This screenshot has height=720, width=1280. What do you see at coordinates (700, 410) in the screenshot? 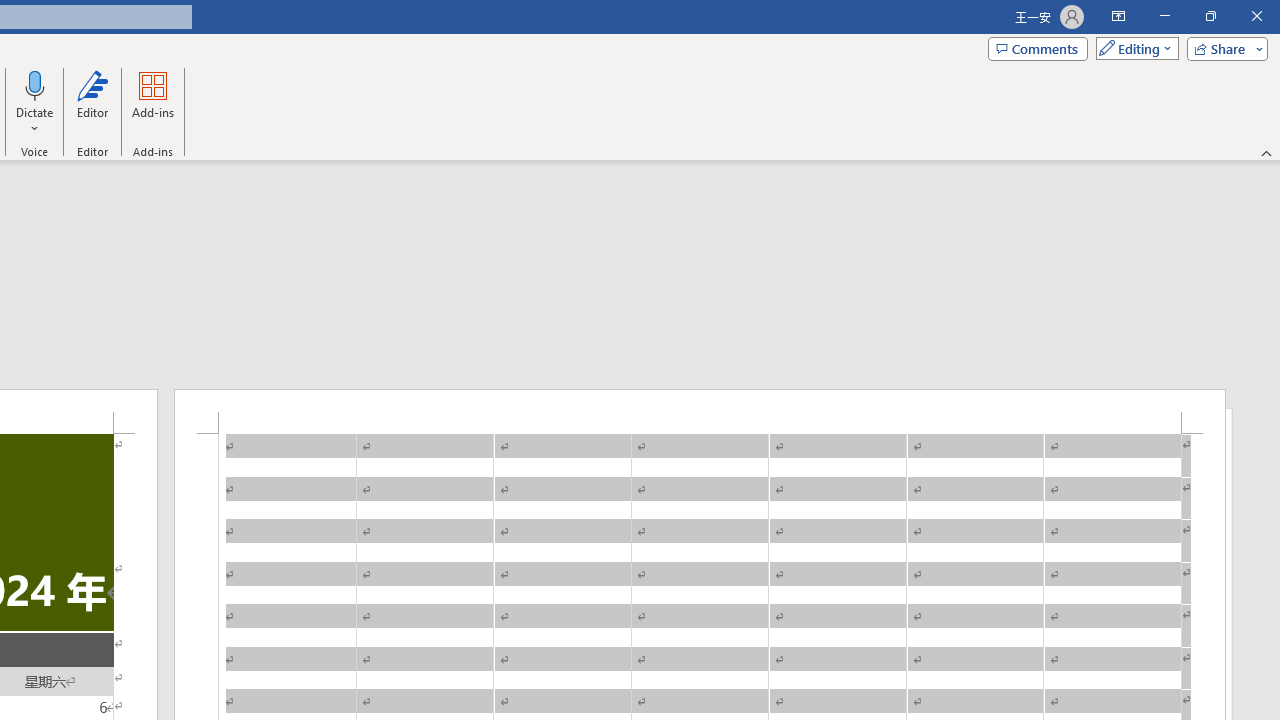
I see `'Header -Section 1-'` at bounding box center [700, 410].